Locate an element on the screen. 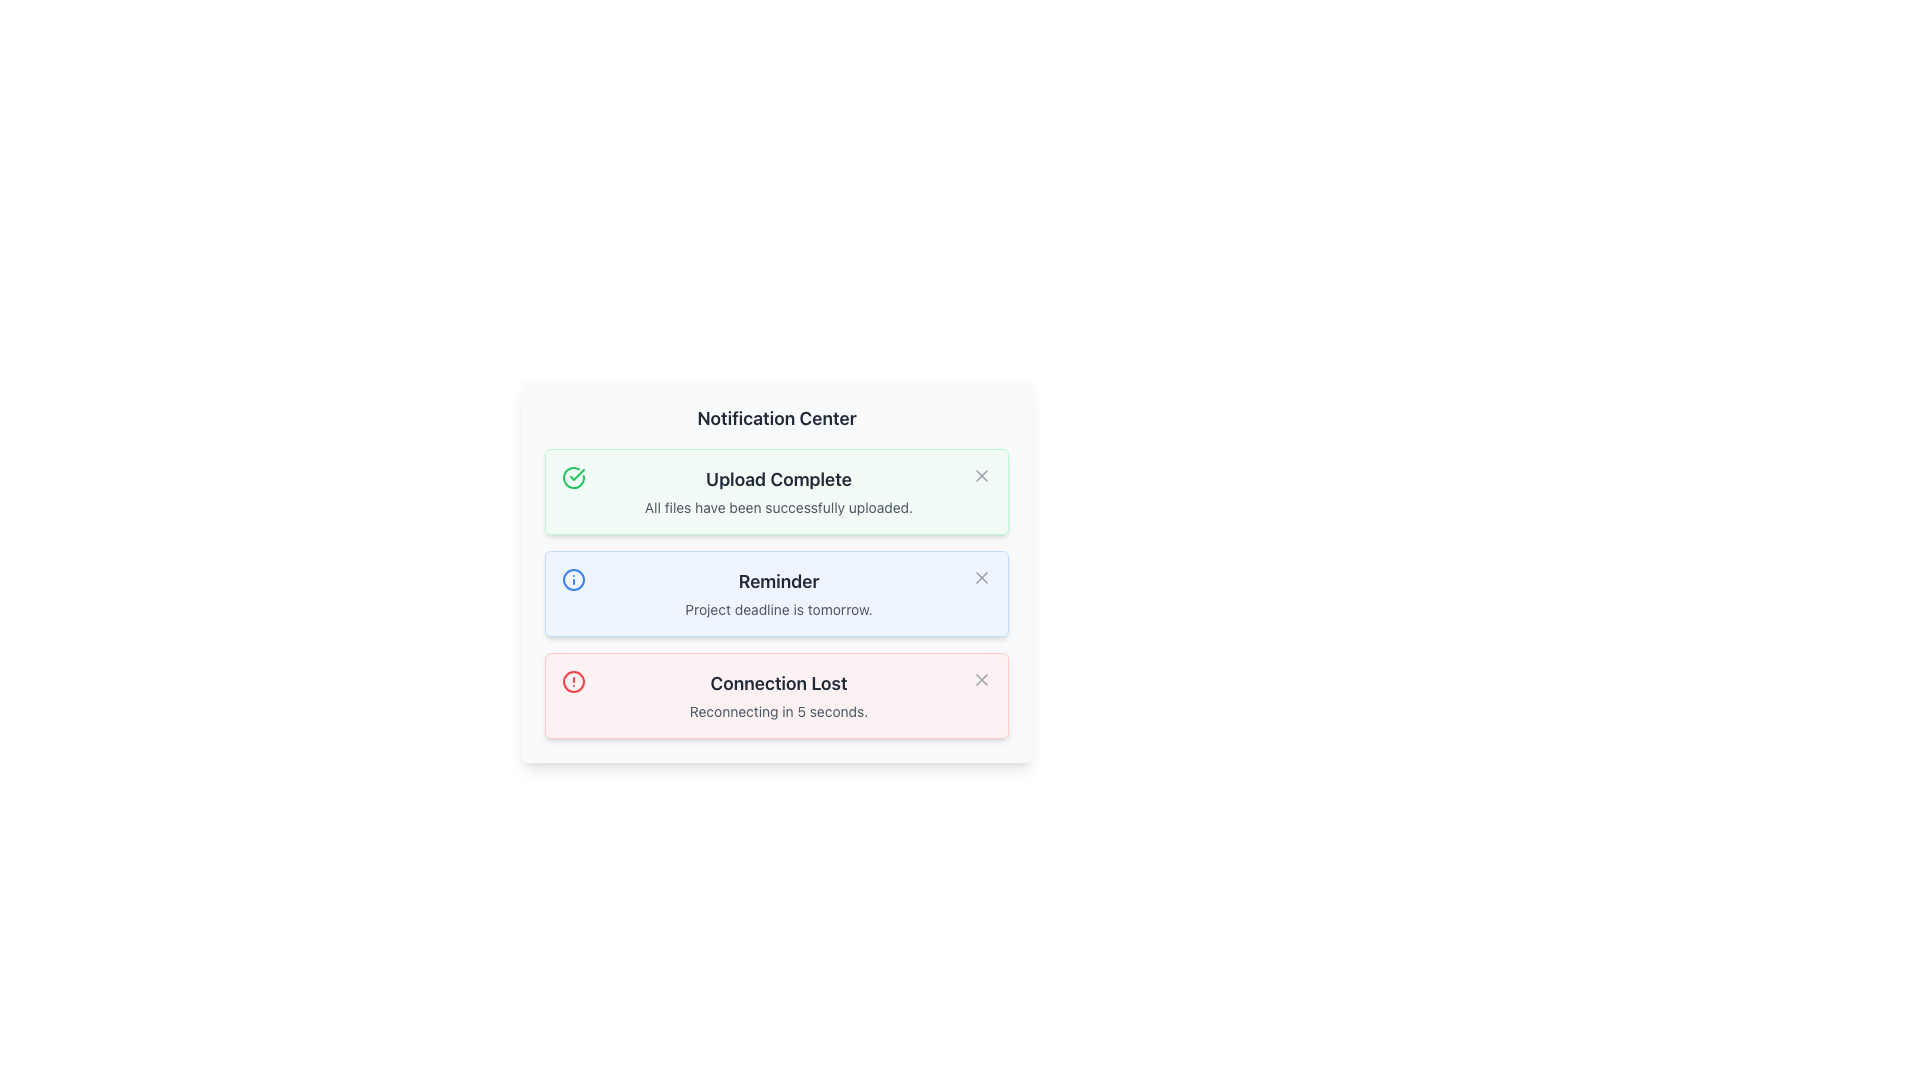 This screenshot has width=1920, height=1080. text from the 'Notification Center' label, which is a bold, dark gray title located at the top of the notification panel is located at coordinates (776, 418).